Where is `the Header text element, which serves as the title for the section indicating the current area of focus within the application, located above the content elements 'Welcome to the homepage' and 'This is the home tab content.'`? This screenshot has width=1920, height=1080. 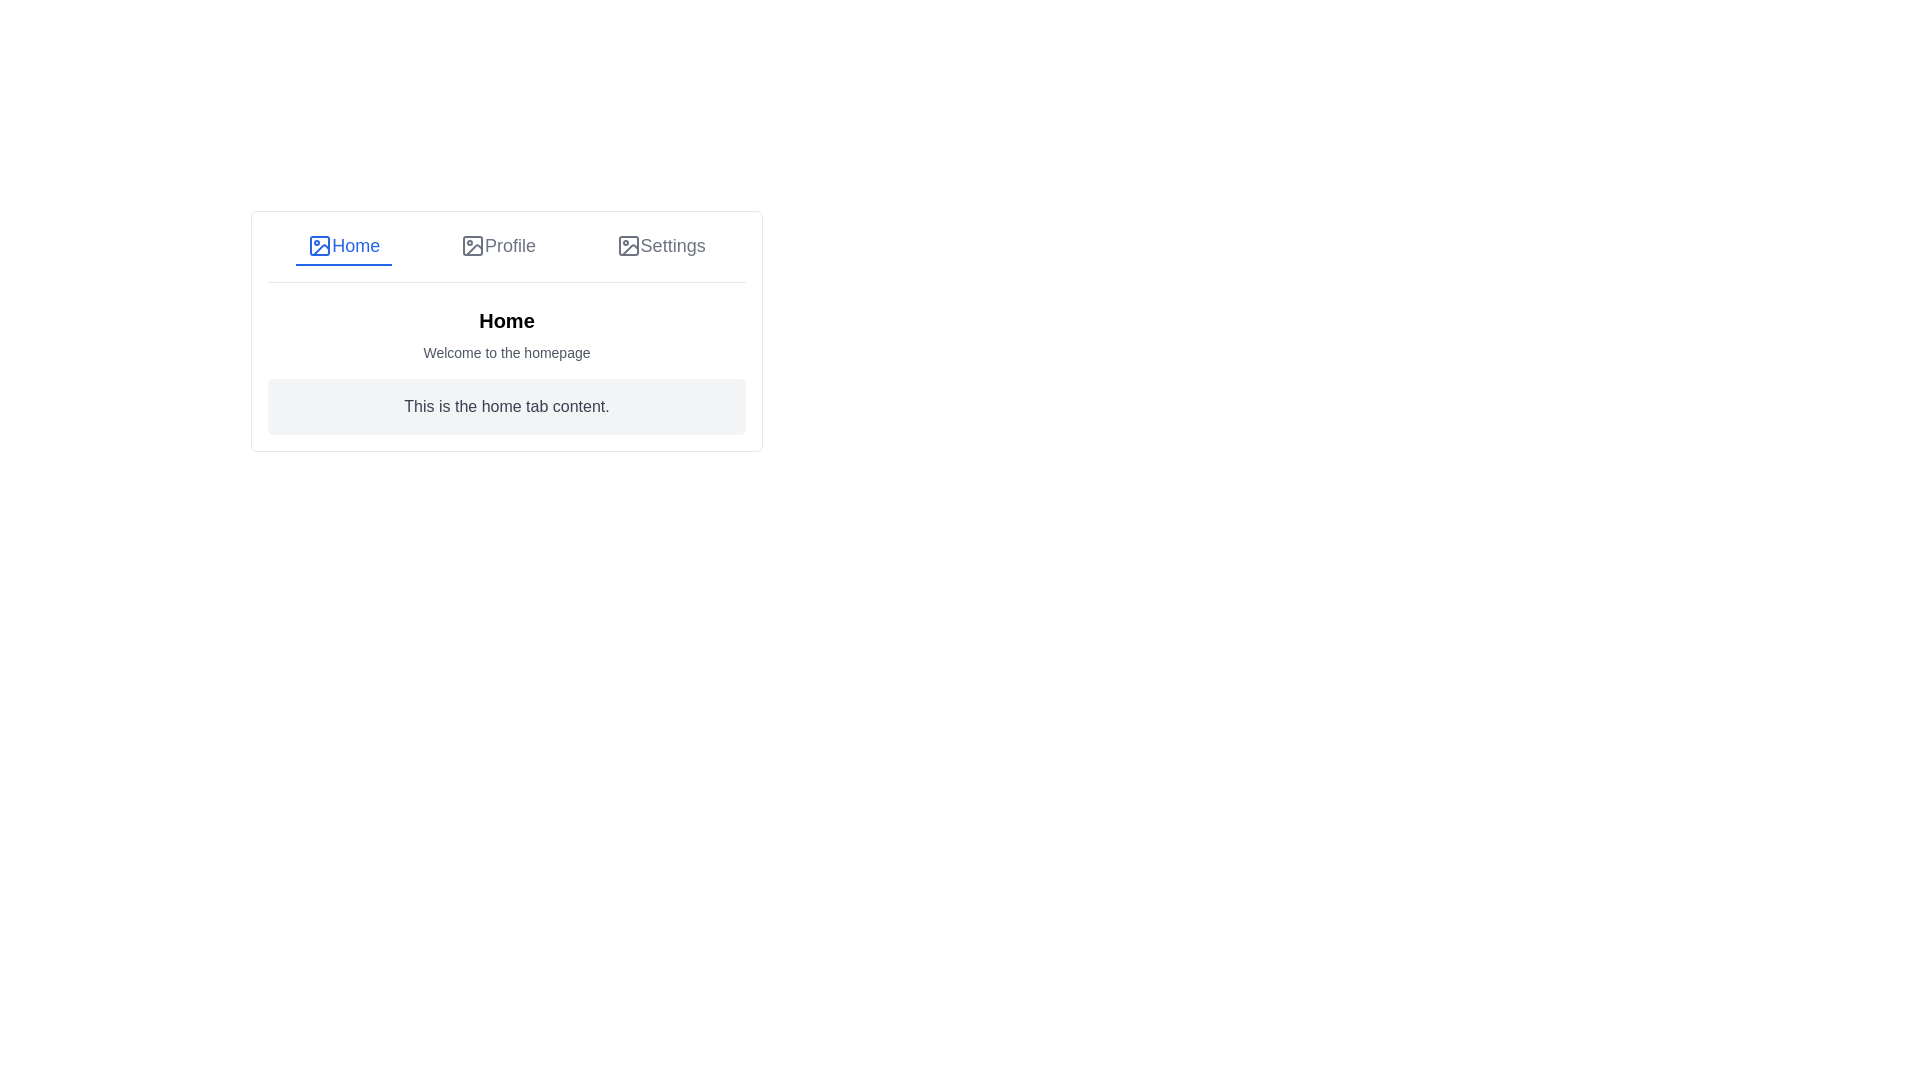
the Header text element, which serves as the title for the section indicating the current area of focus within the application, located above the content elements 'Welcome to the homepage' and 'This is the home tab content.' is located at coordinates (507, 319).